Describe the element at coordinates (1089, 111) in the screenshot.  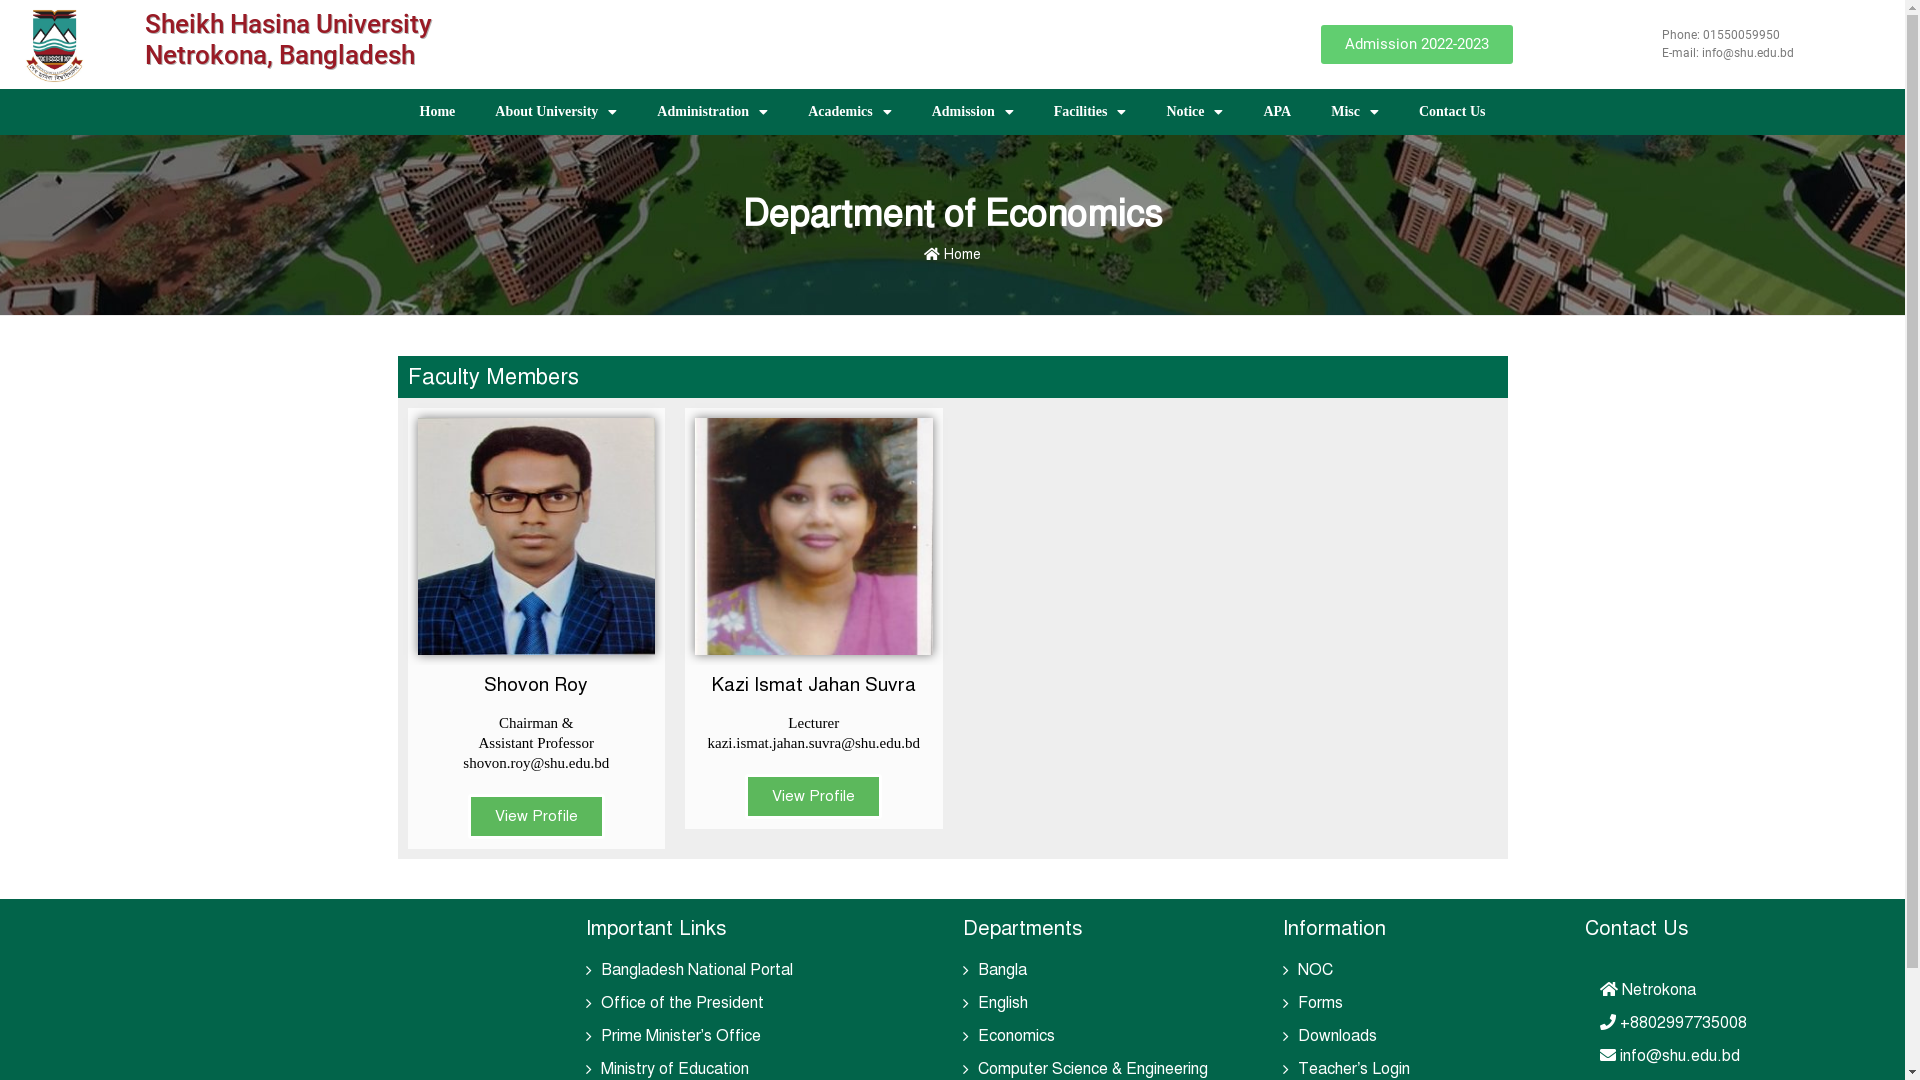
I see `'Facilities'` at that location.